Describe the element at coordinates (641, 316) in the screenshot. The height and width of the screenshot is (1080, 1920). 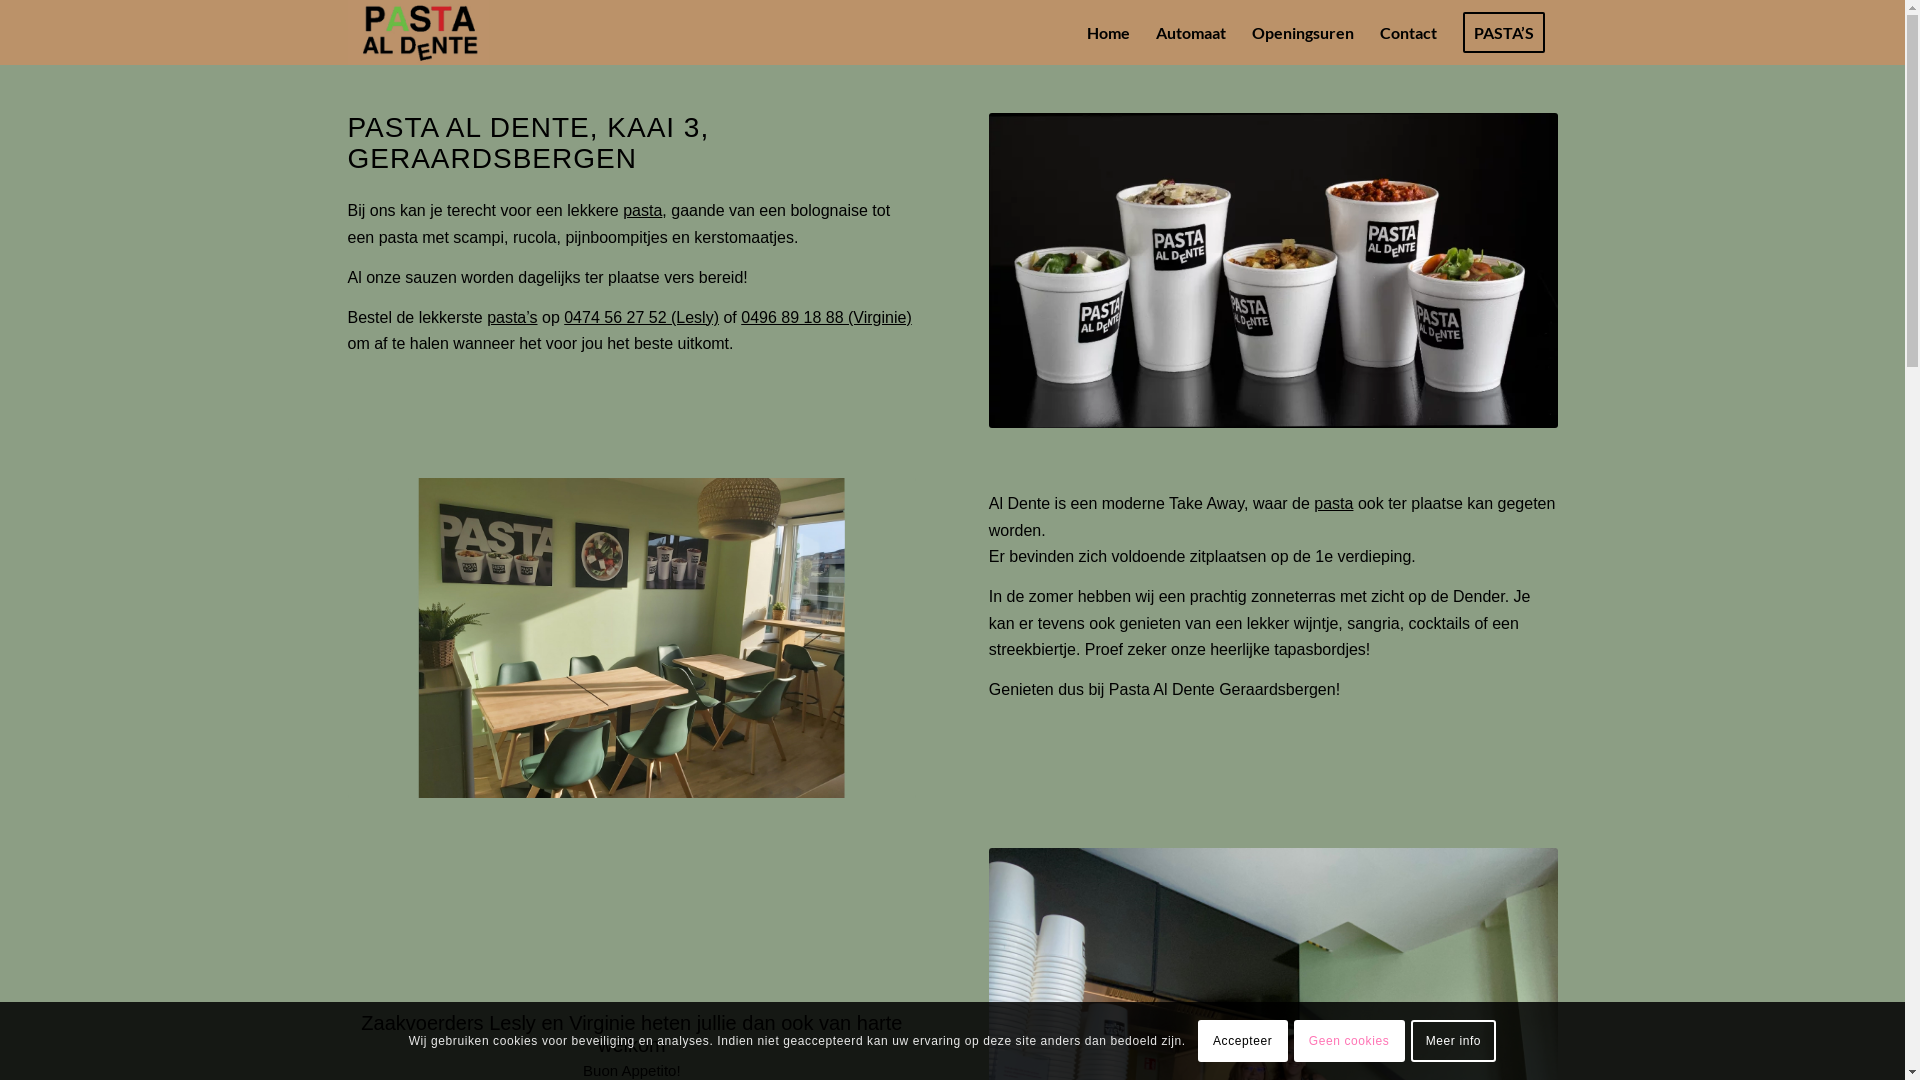
I see `'0474 56 27 52 (Lesly)'` at that location.